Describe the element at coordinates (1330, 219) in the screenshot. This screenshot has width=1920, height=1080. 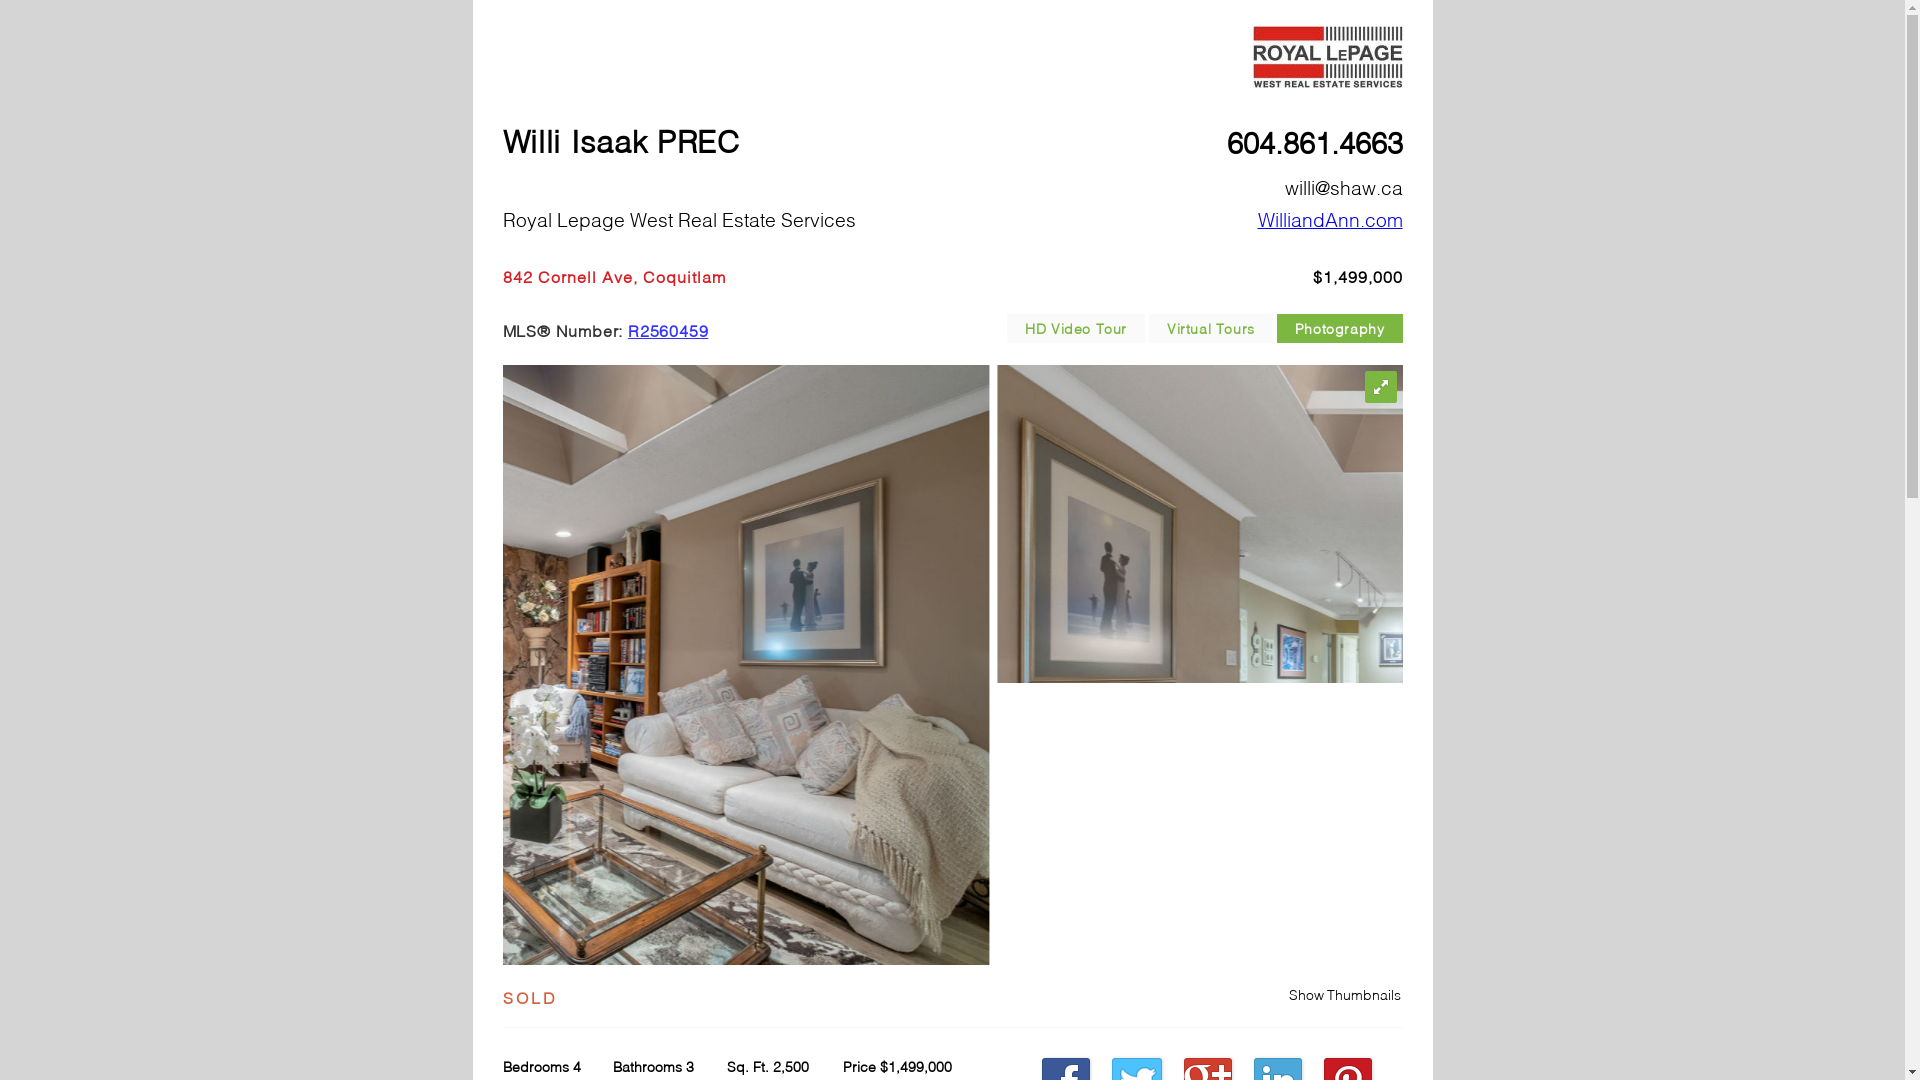
I see `'WilliandAnn.com'` at that location.